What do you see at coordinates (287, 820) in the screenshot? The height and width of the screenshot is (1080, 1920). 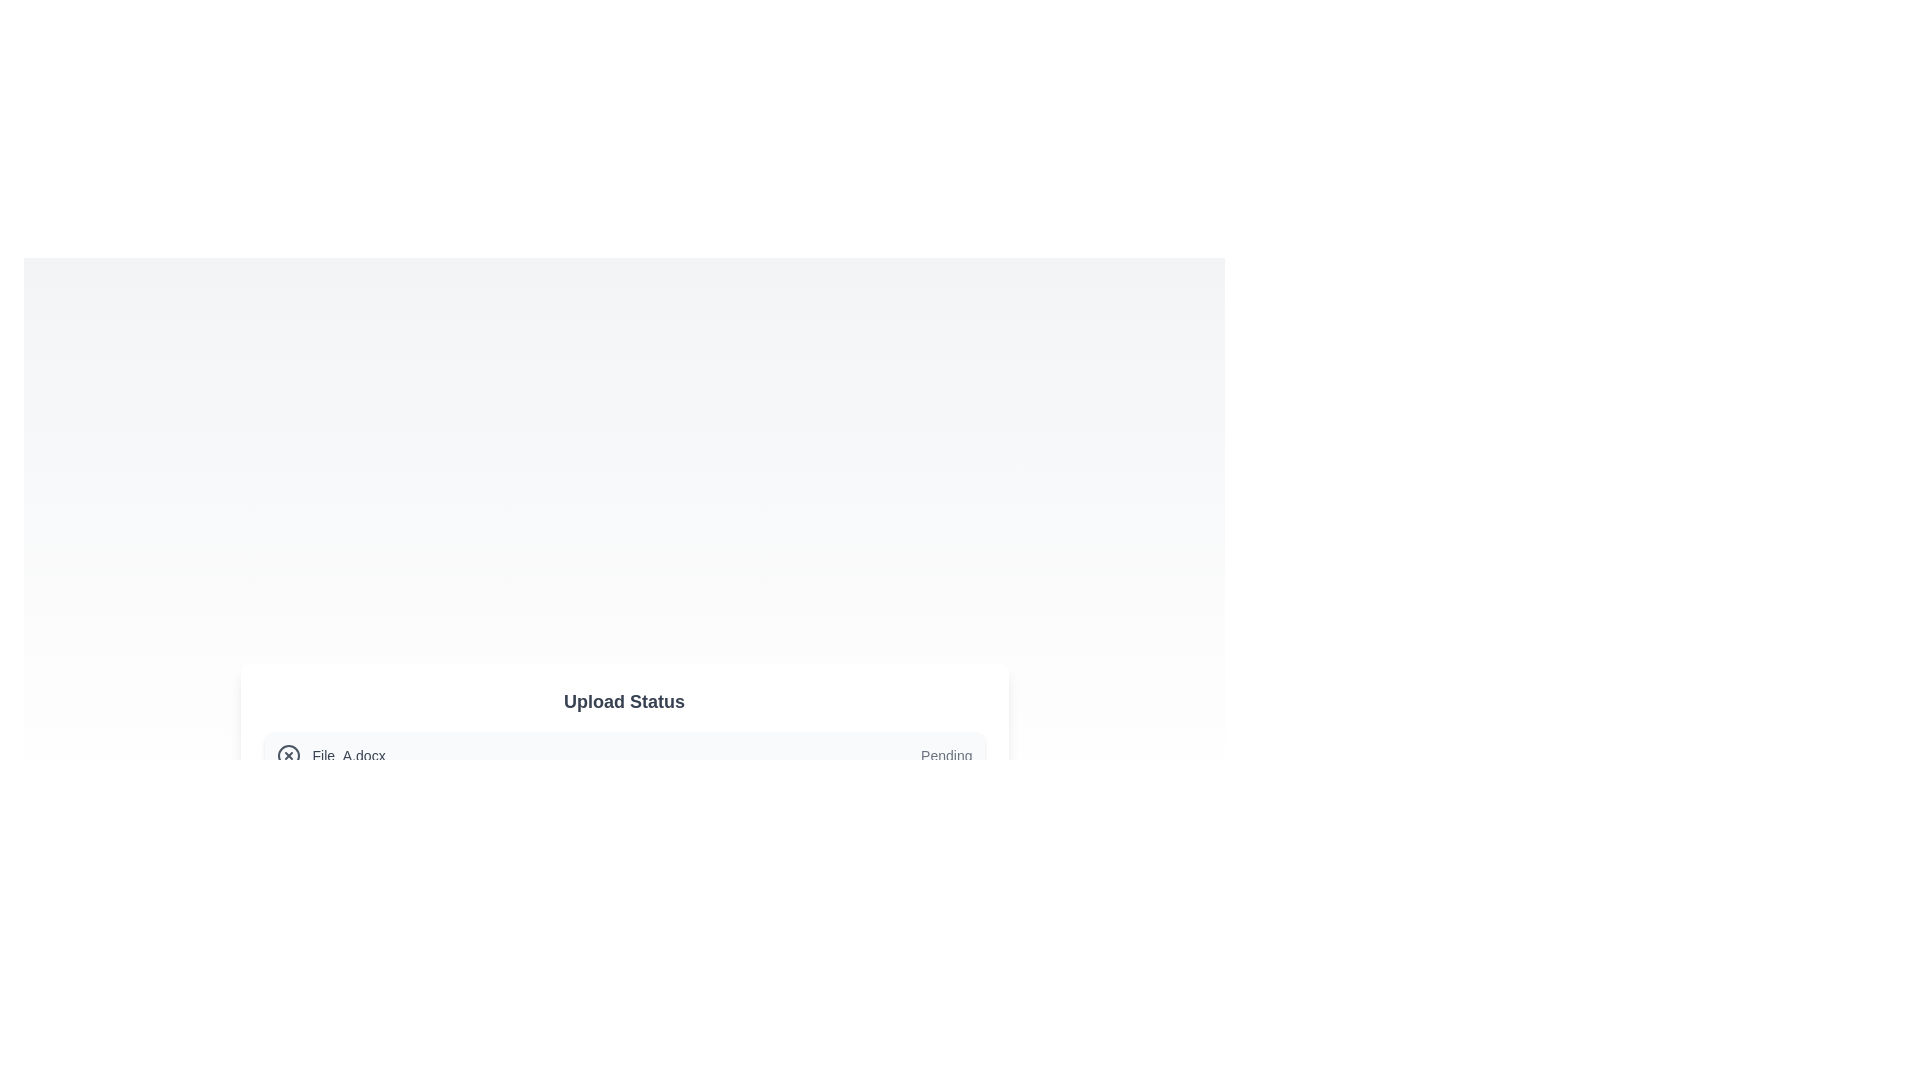 I see `the status of the icon located on the left side of the horizontal bar displaying the filename 'File_B.png'` at bounding box center [287, 820].